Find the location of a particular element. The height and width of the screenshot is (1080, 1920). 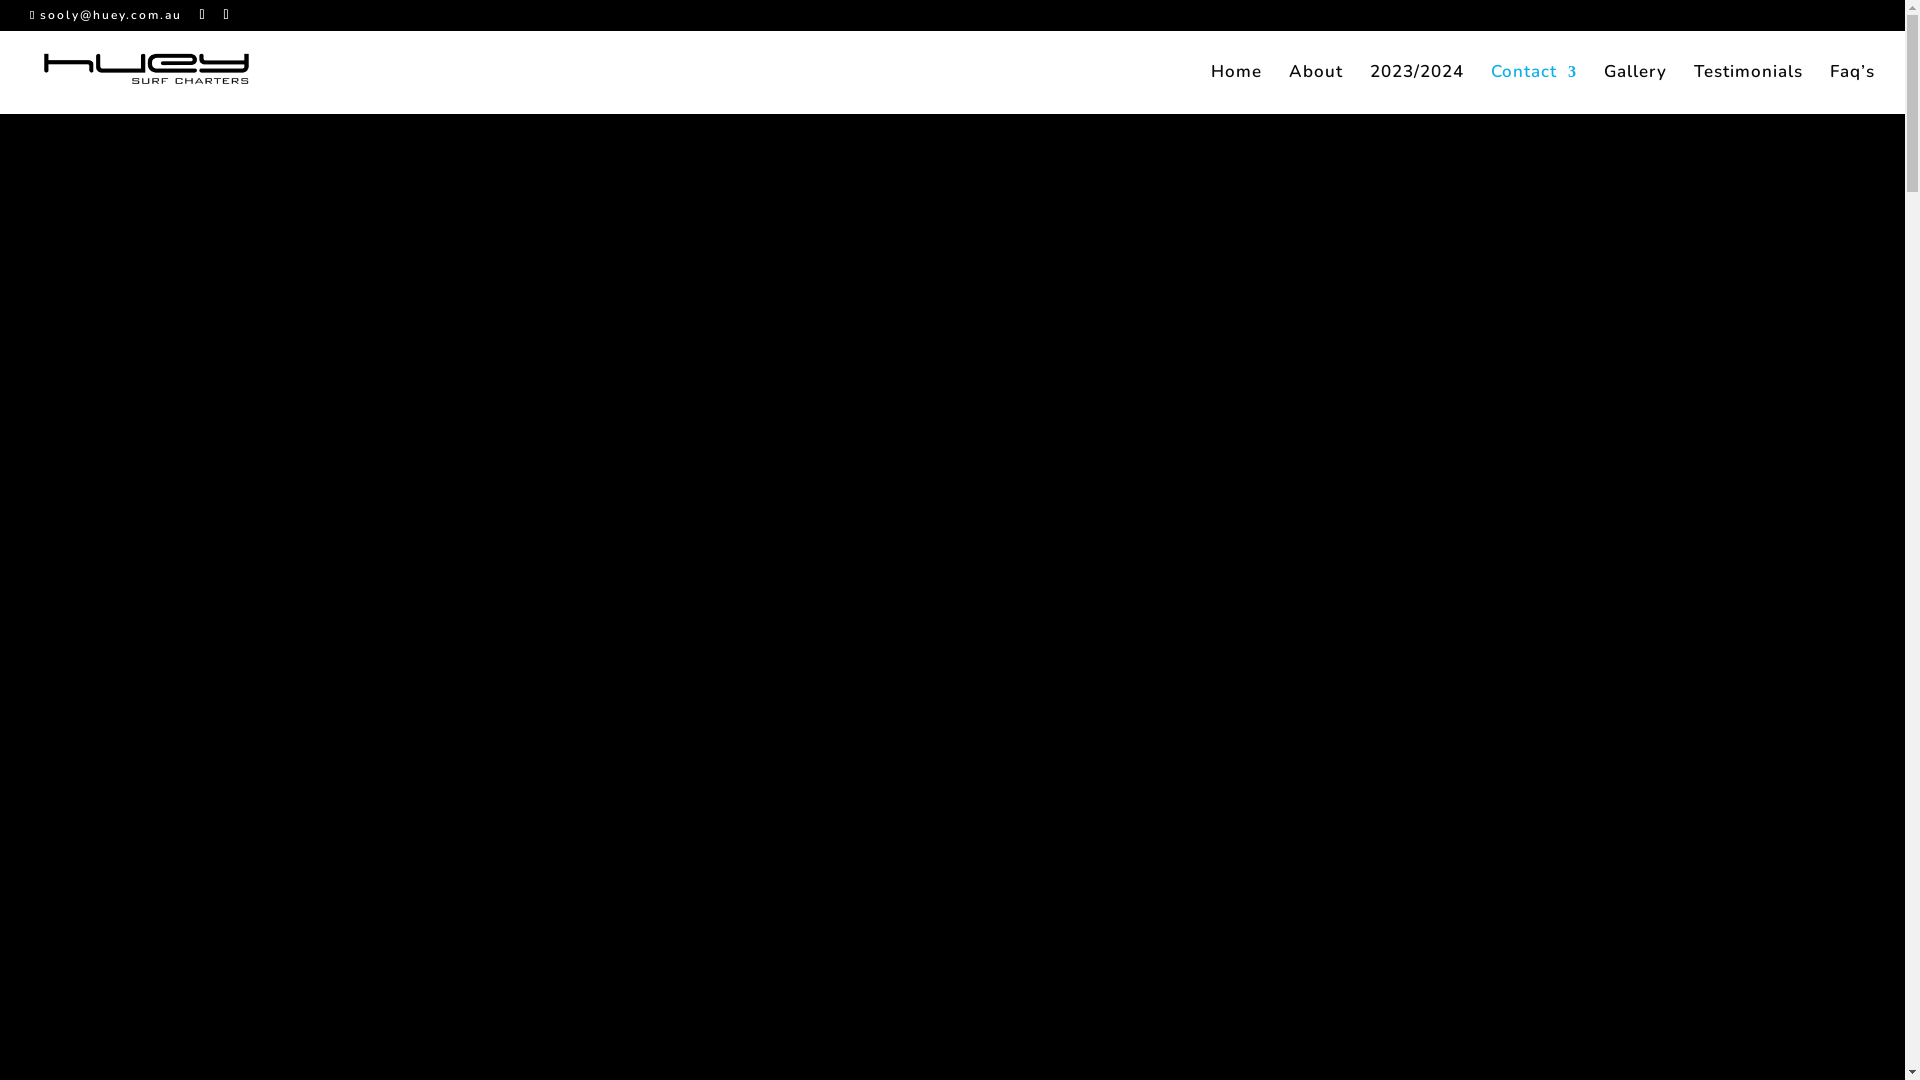

'Home' is located at coordinates (1235, 88).